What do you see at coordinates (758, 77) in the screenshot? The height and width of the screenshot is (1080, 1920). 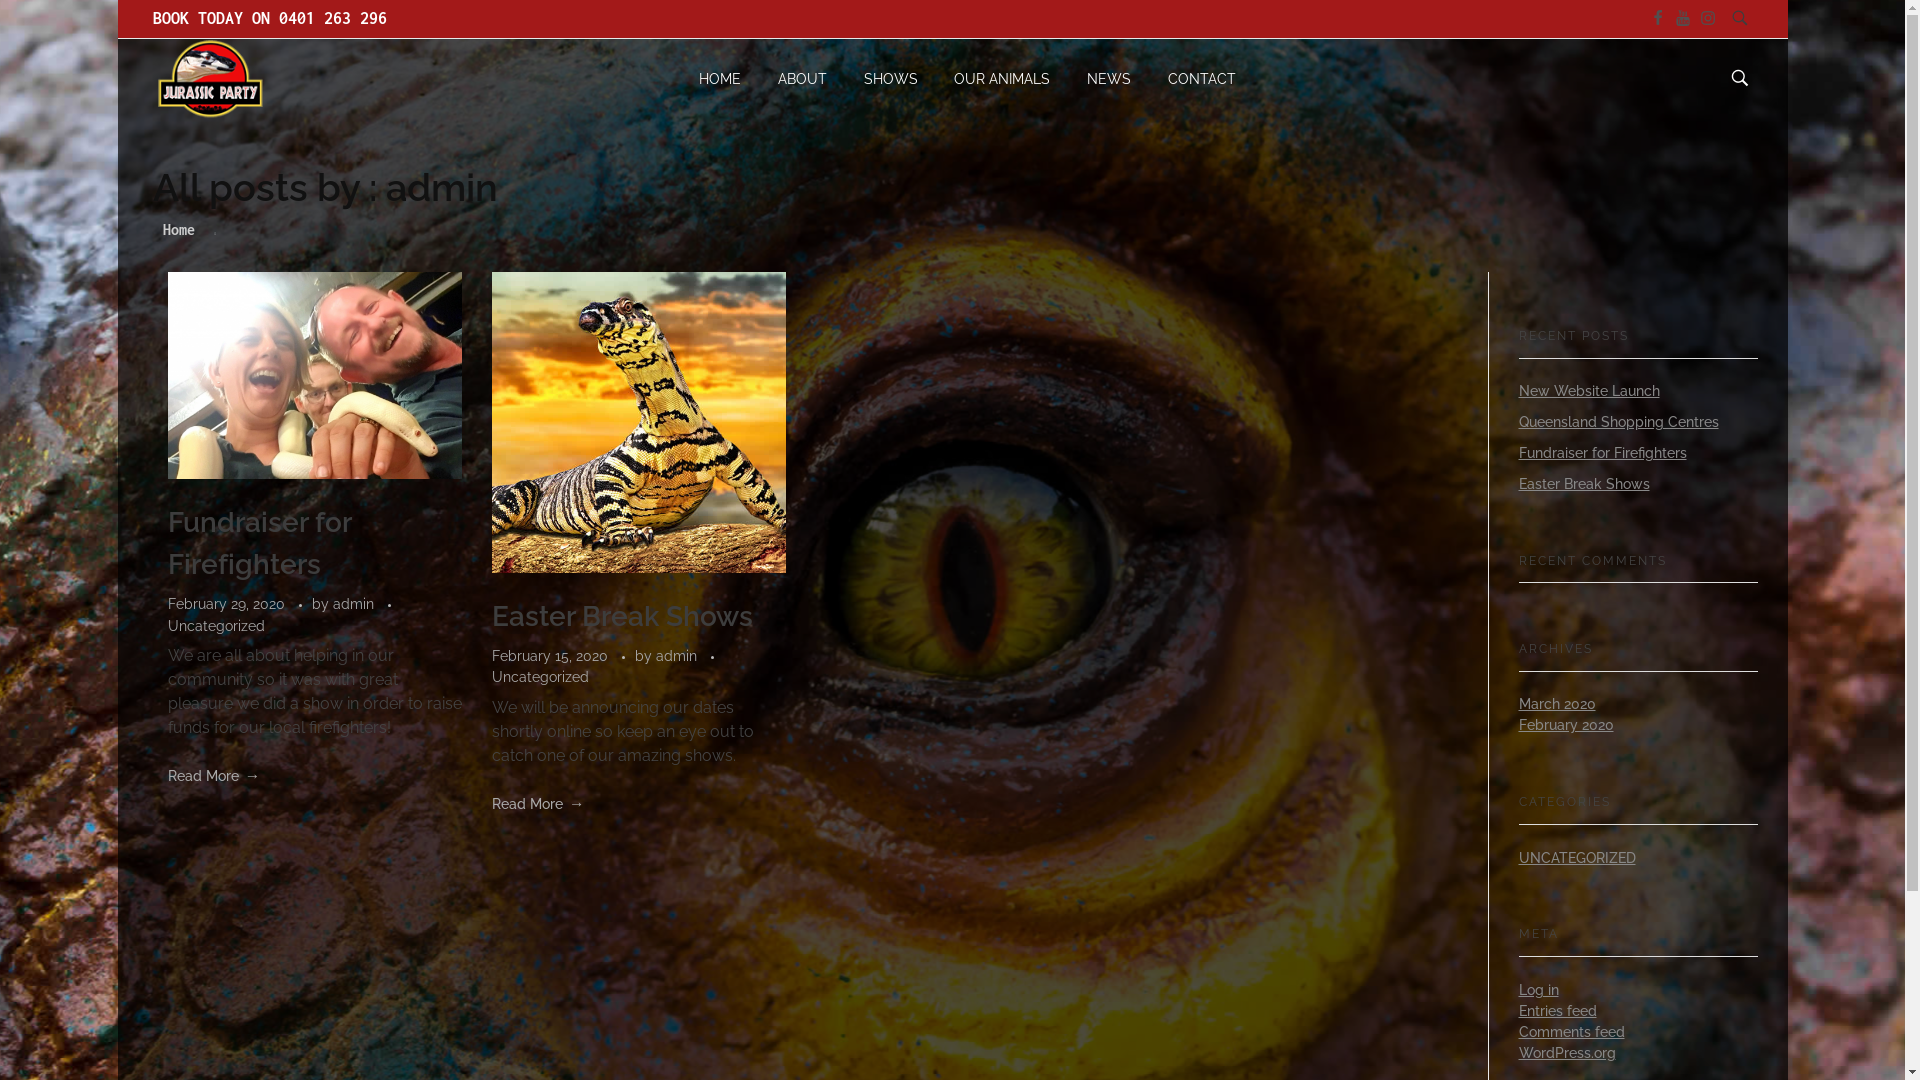 I see `'ABOUT'` at bounding box center [758, 77].